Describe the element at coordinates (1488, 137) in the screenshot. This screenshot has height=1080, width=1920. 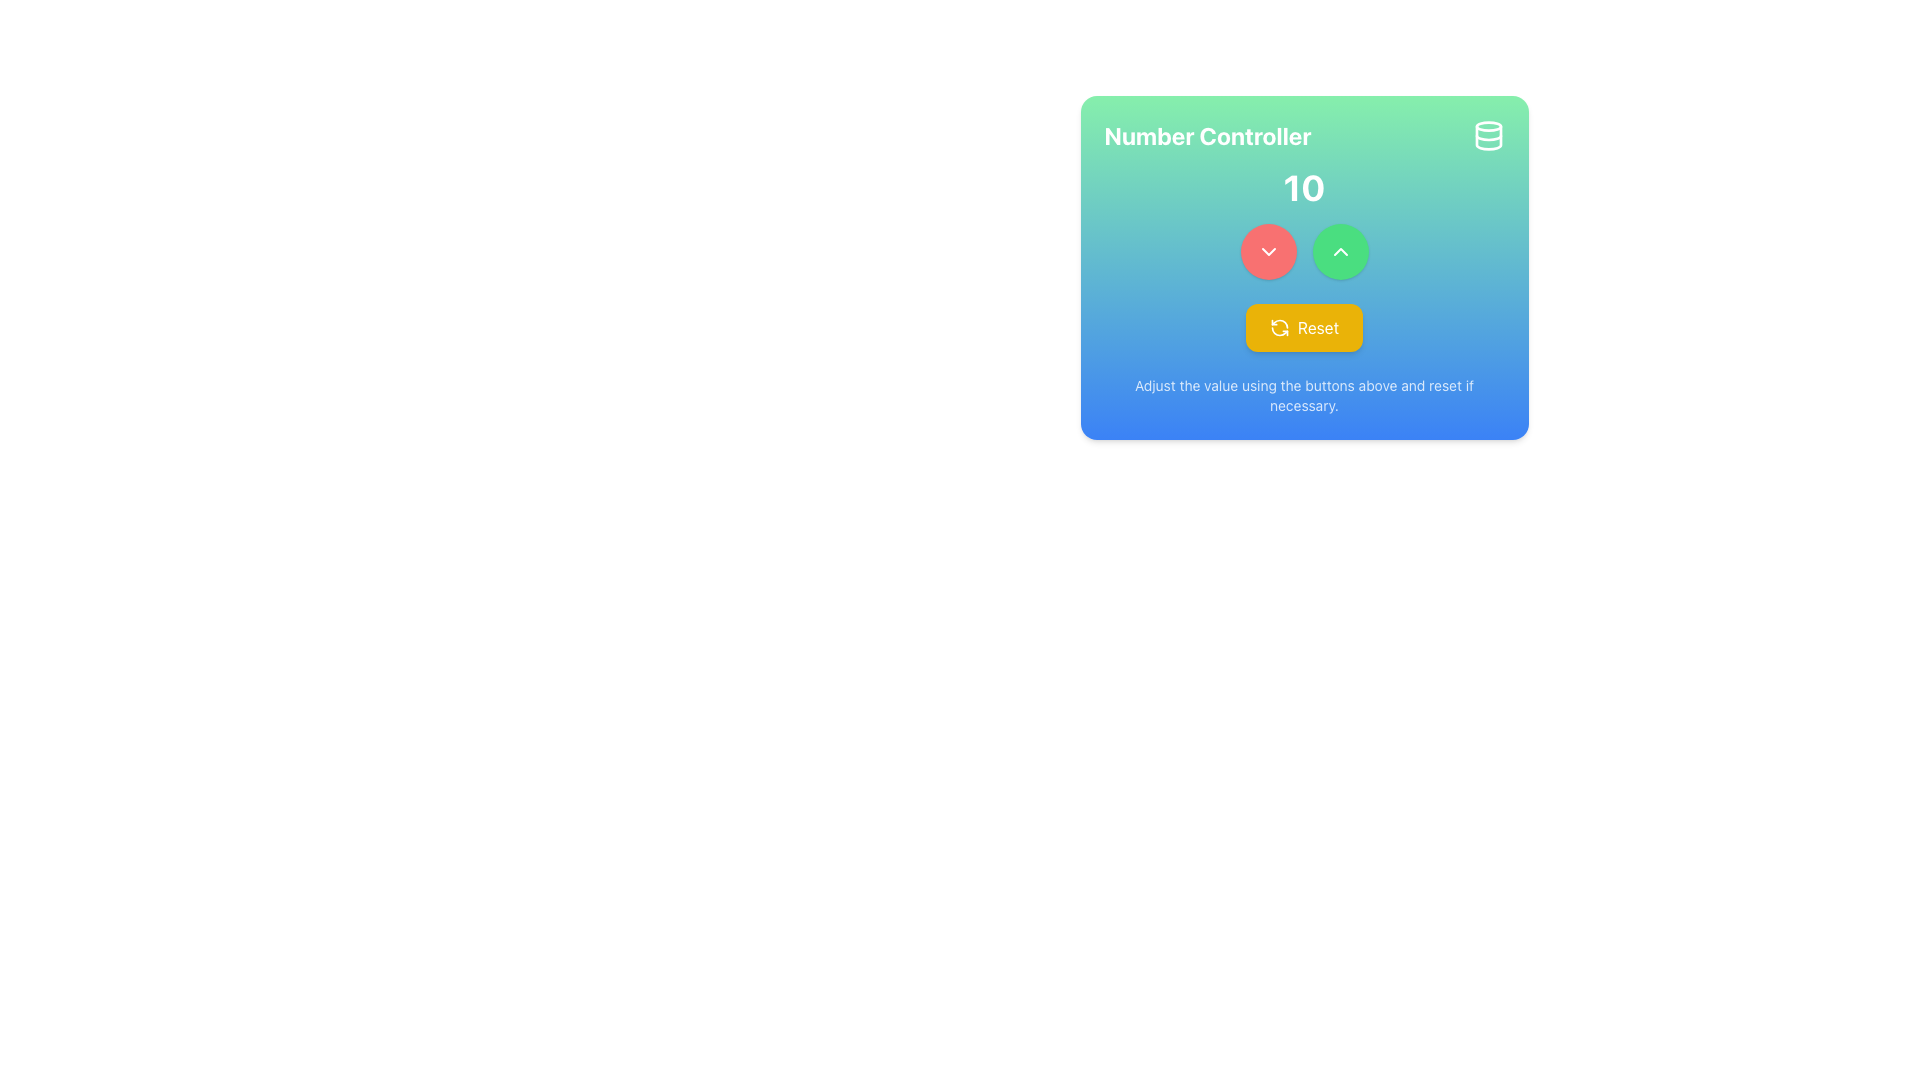
I see `the middle elliptical disk of the database icon located in the top-right corner of the interface` at that location.